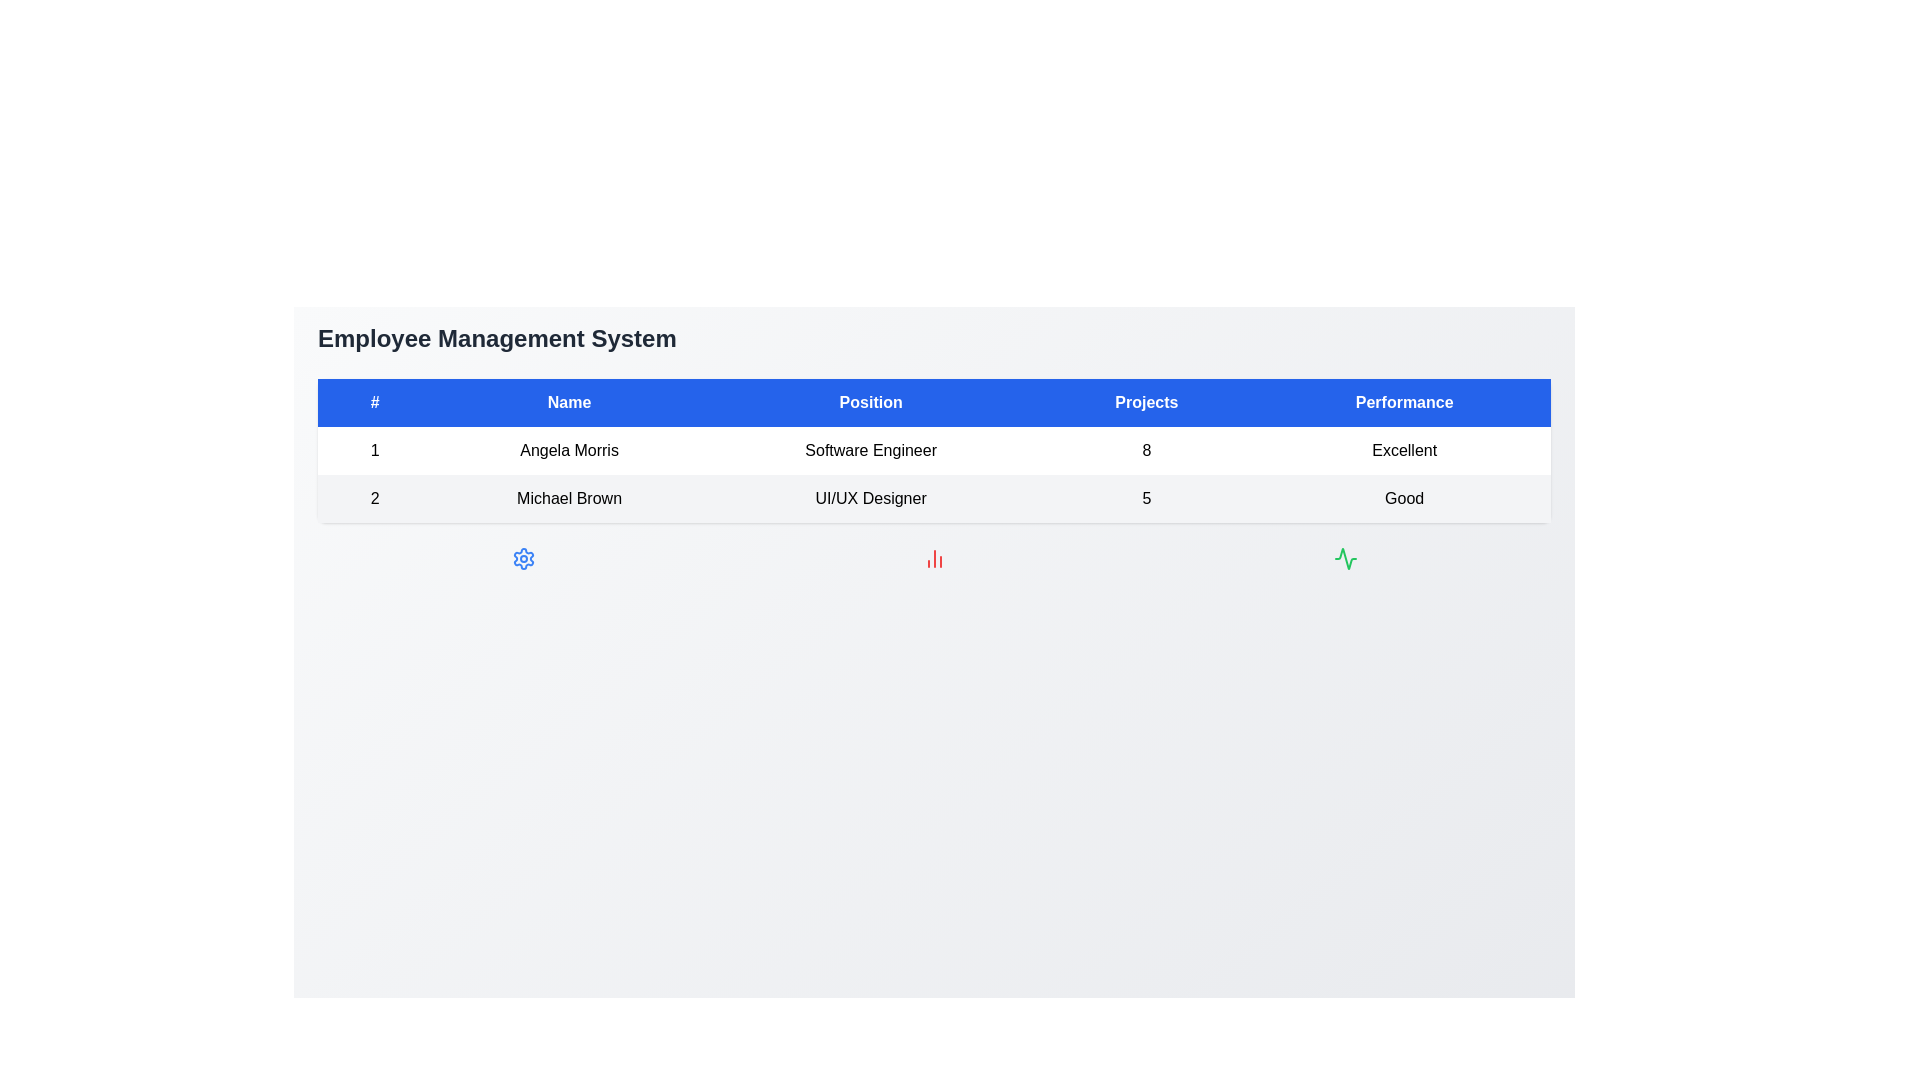 The image size is (1920, 1080). Describe the element at coordinates (1146, 451) in the screenshot. I see `the numeric detail in the fourth cell of the first row of the table, which indicates the number of projects attributed to an individual, for copying` at that location.